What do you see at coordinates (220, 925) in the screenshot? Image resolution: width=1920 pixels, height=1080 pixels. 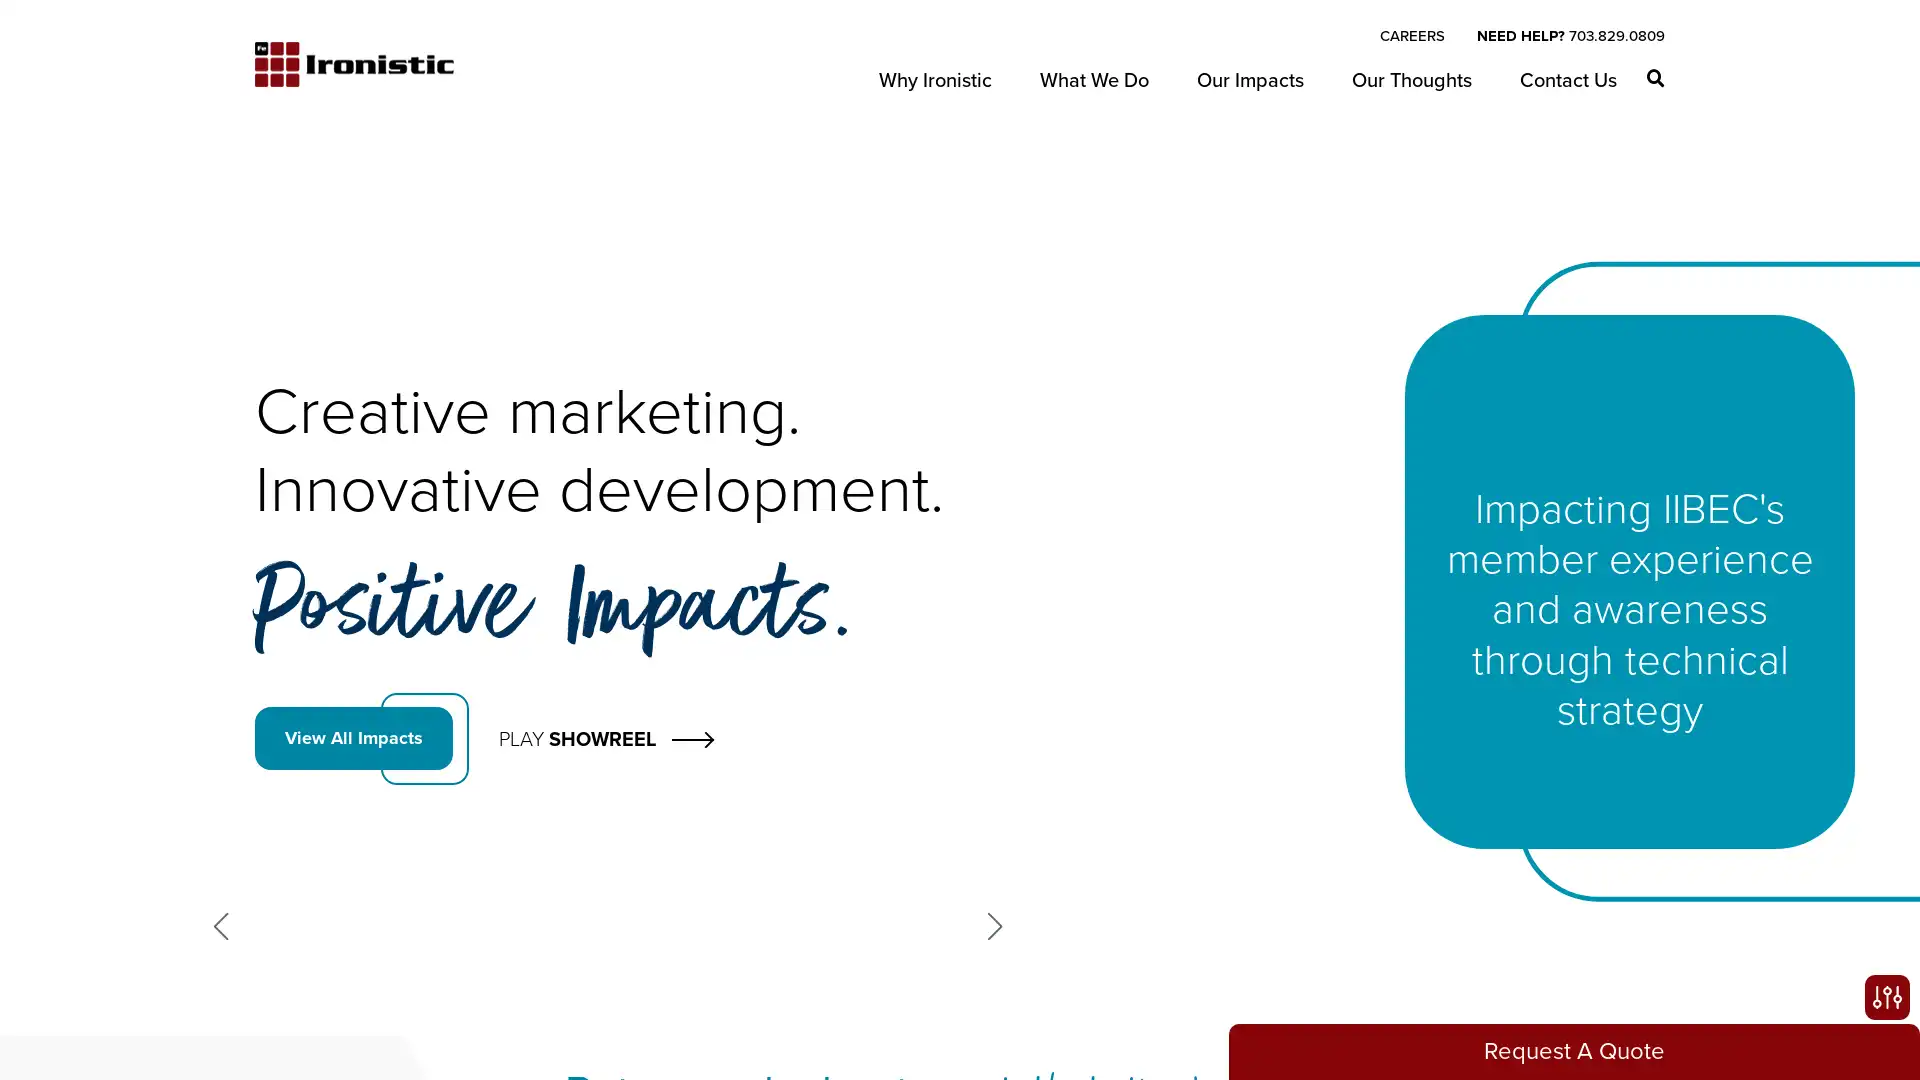 I see `Previous slide` at bounding box center [220, 925].